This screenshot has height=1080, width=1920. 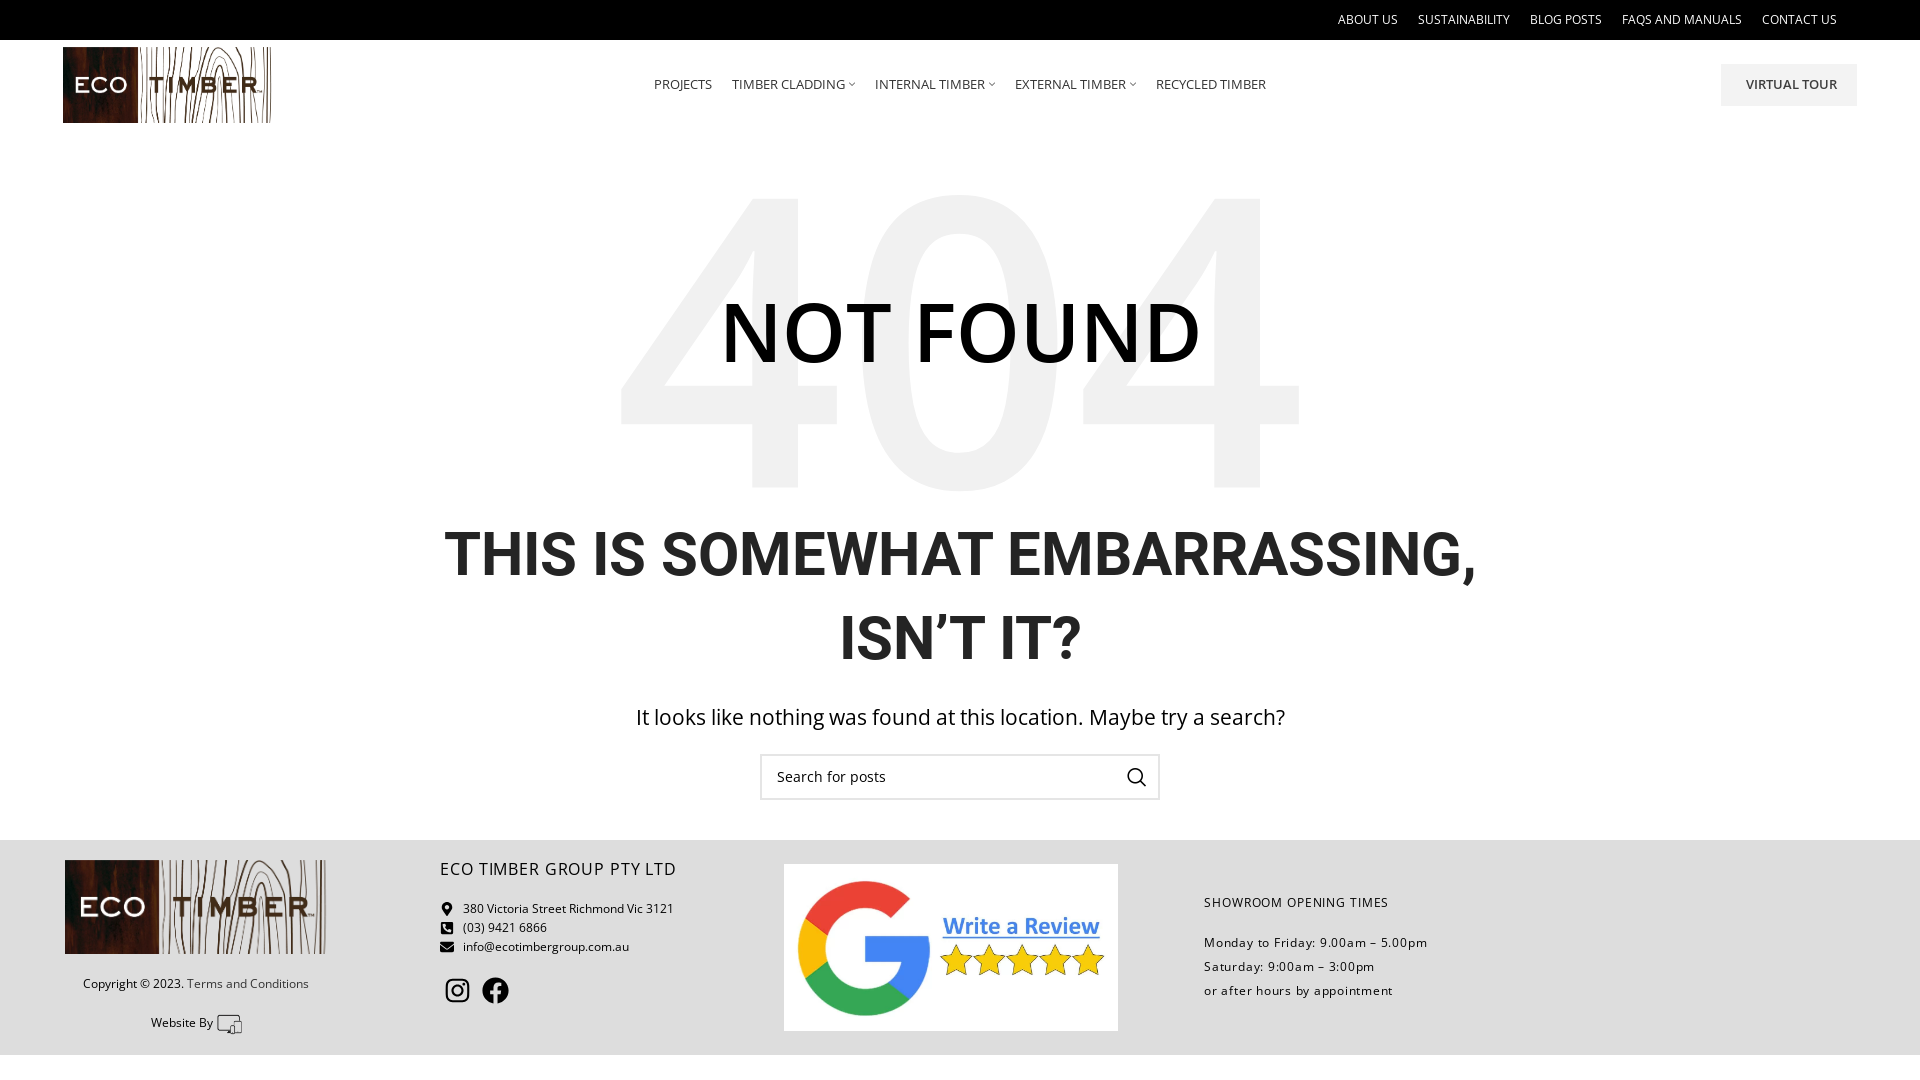 What do you see at coordinates (1622, 19) in the screenshot?
I see `'FAQS AND MANUALS'` at bounding box center [1622, 19].